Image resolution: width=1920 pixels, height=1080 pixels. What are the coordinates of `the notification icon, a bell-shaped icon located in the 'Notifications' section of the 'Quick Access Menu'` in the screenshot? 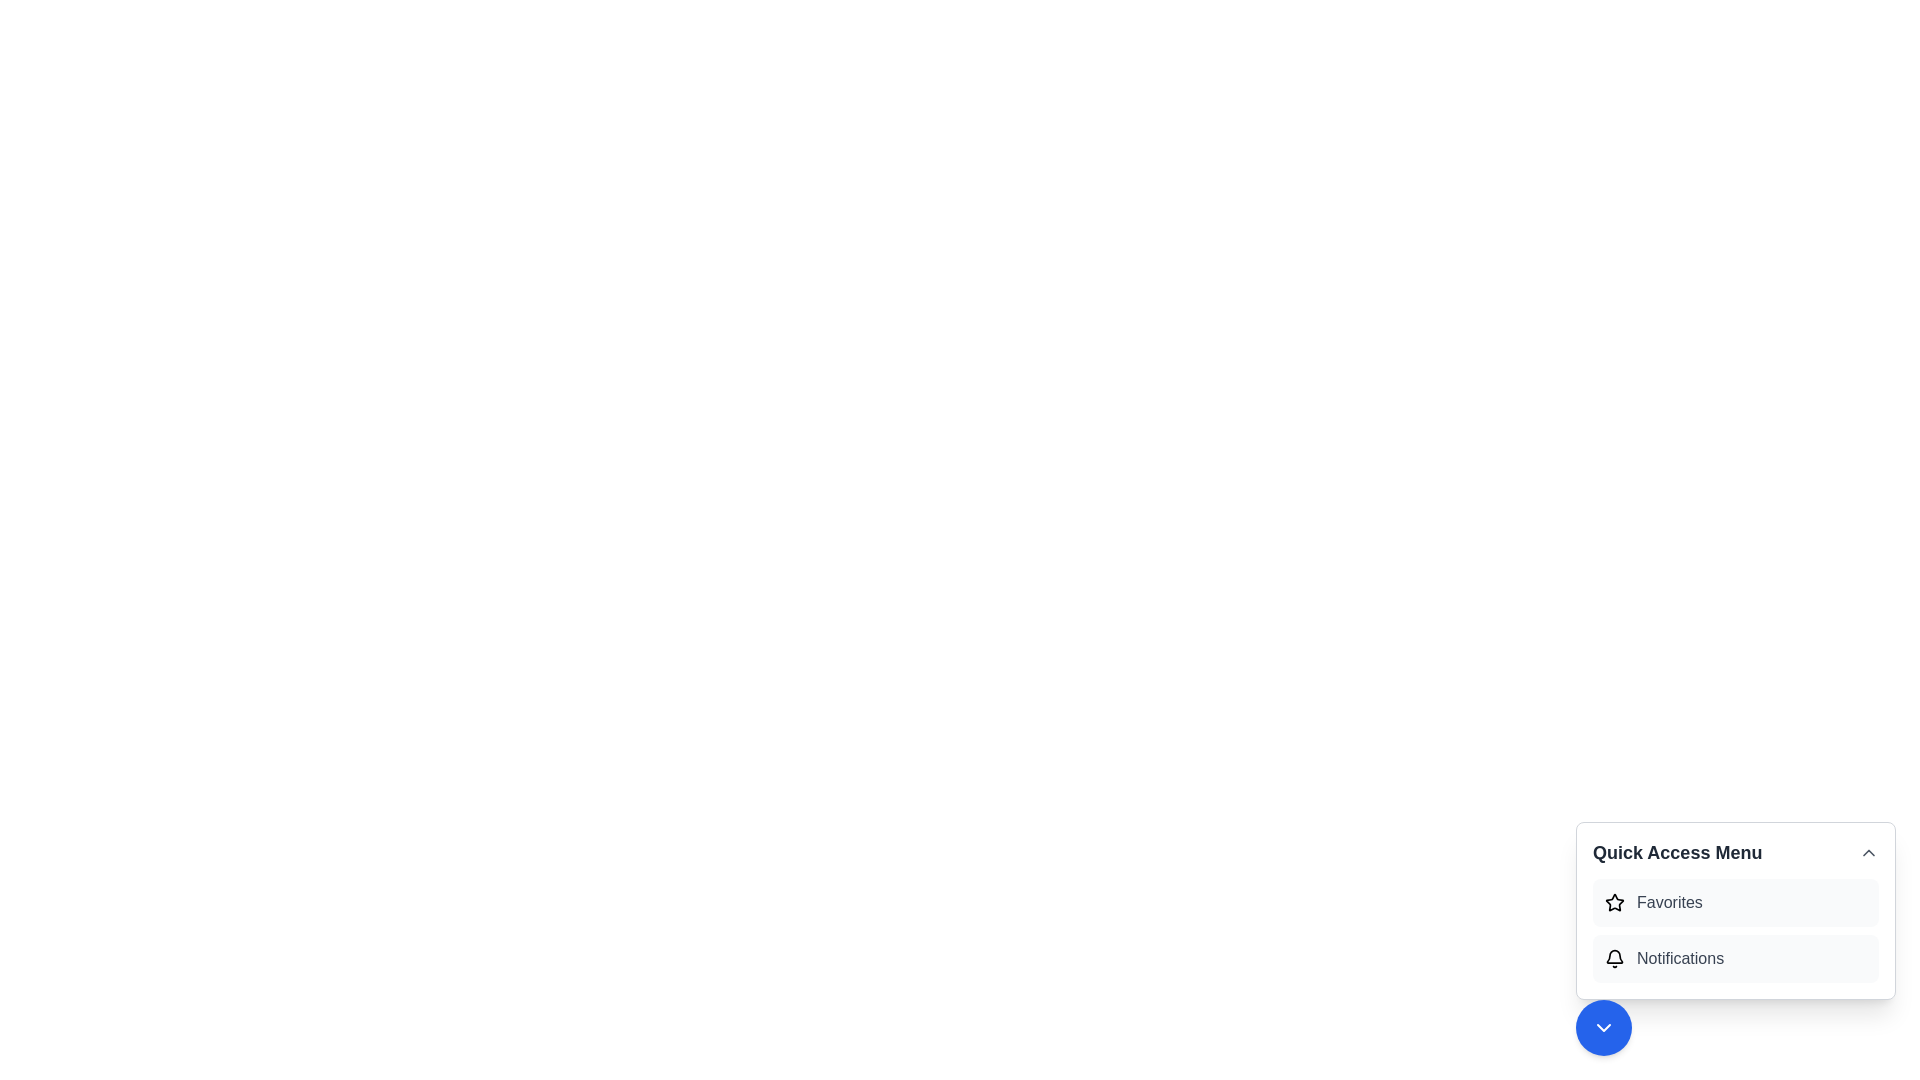 It's located at (1614, 958).